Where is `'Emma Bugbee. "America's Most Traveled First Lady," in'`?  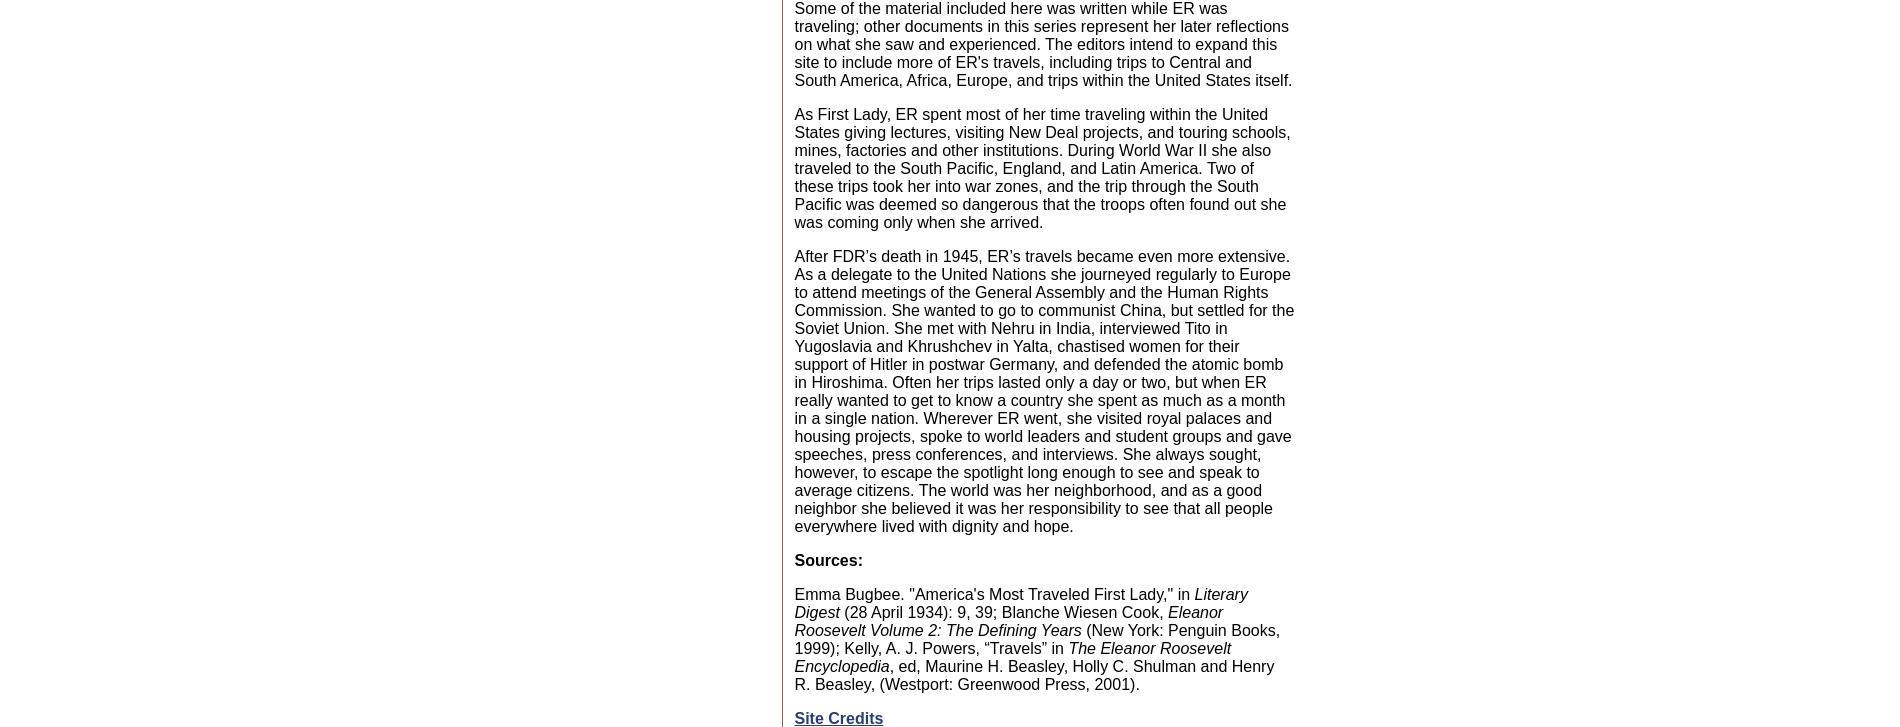 'Emma Bugbee. "America's Most Traveled First Lady," in' is located at coordinates (994, 593).